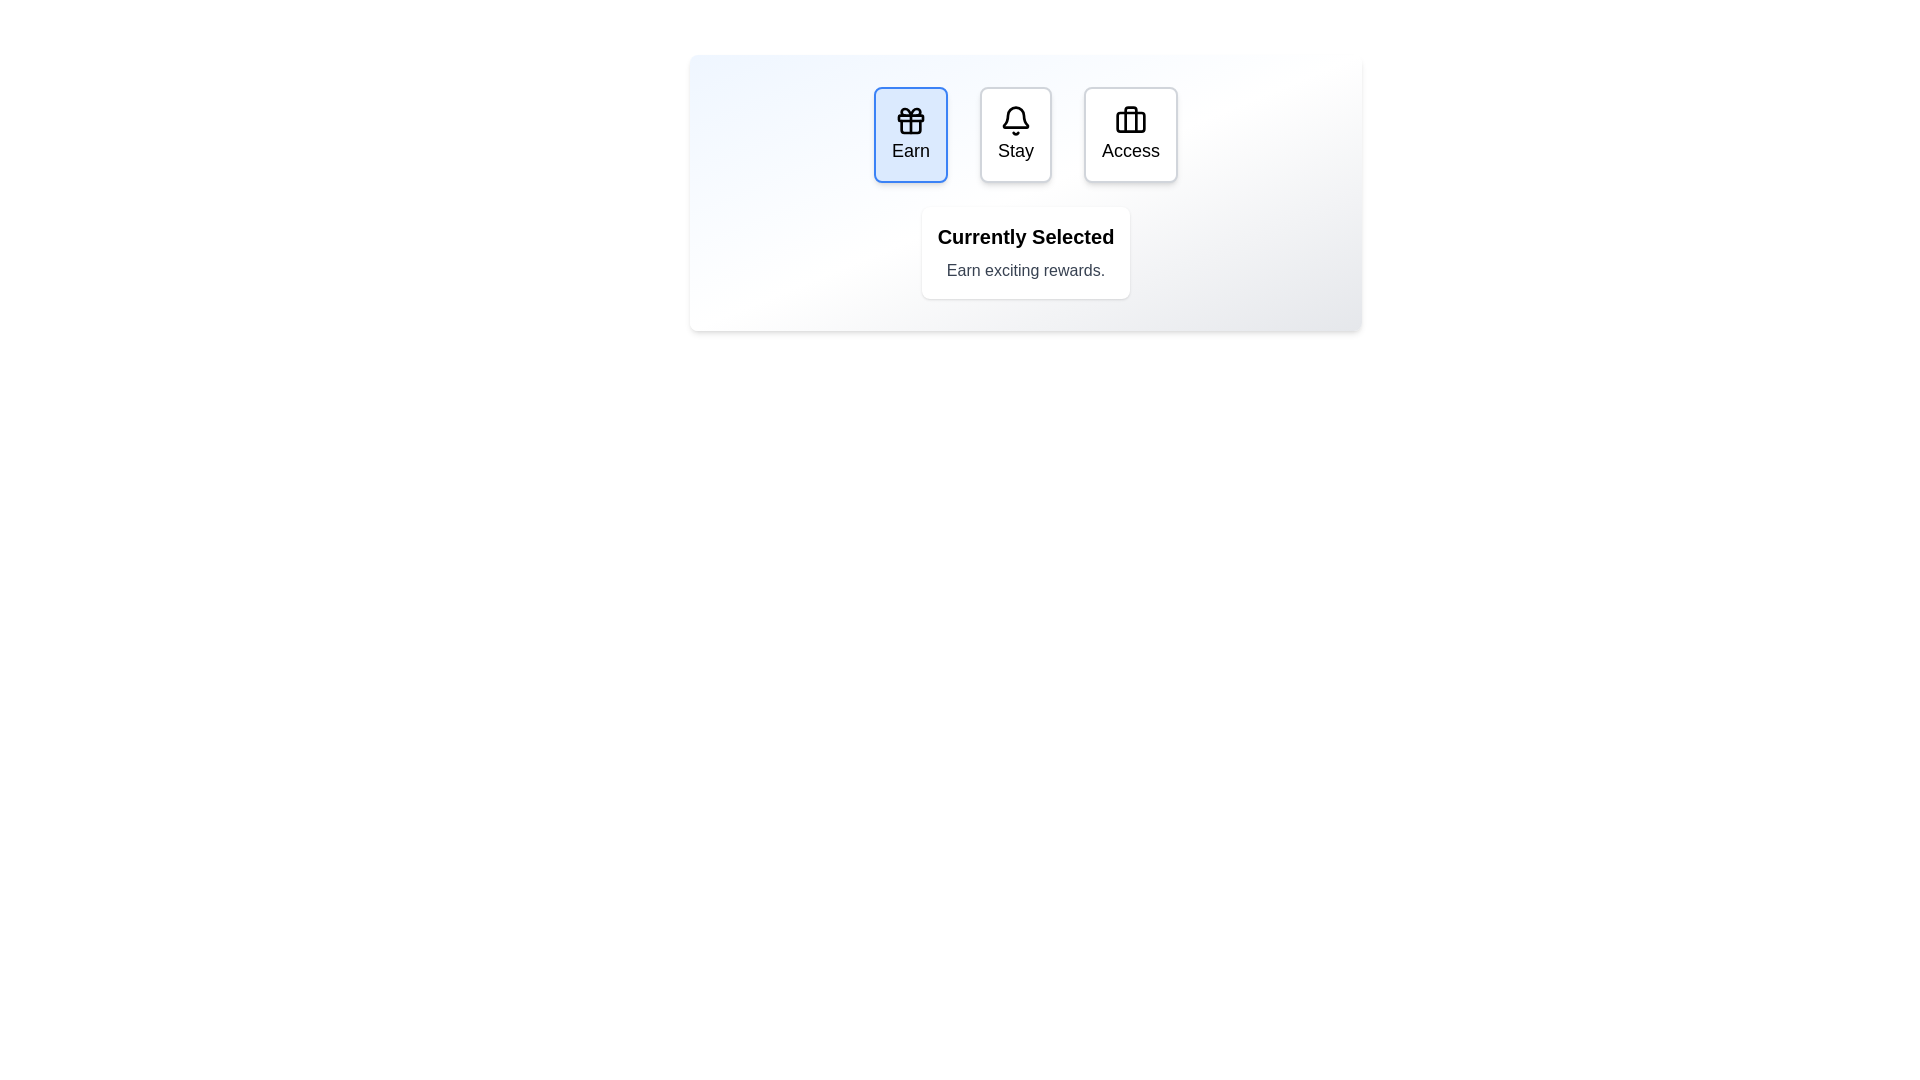  Describe the element at coordinates (1131, 120) in the screenshot. I see `the icon representing the 'Access' feature, which is located in the center of the 'Access' card above the text 'Access'` at that location.